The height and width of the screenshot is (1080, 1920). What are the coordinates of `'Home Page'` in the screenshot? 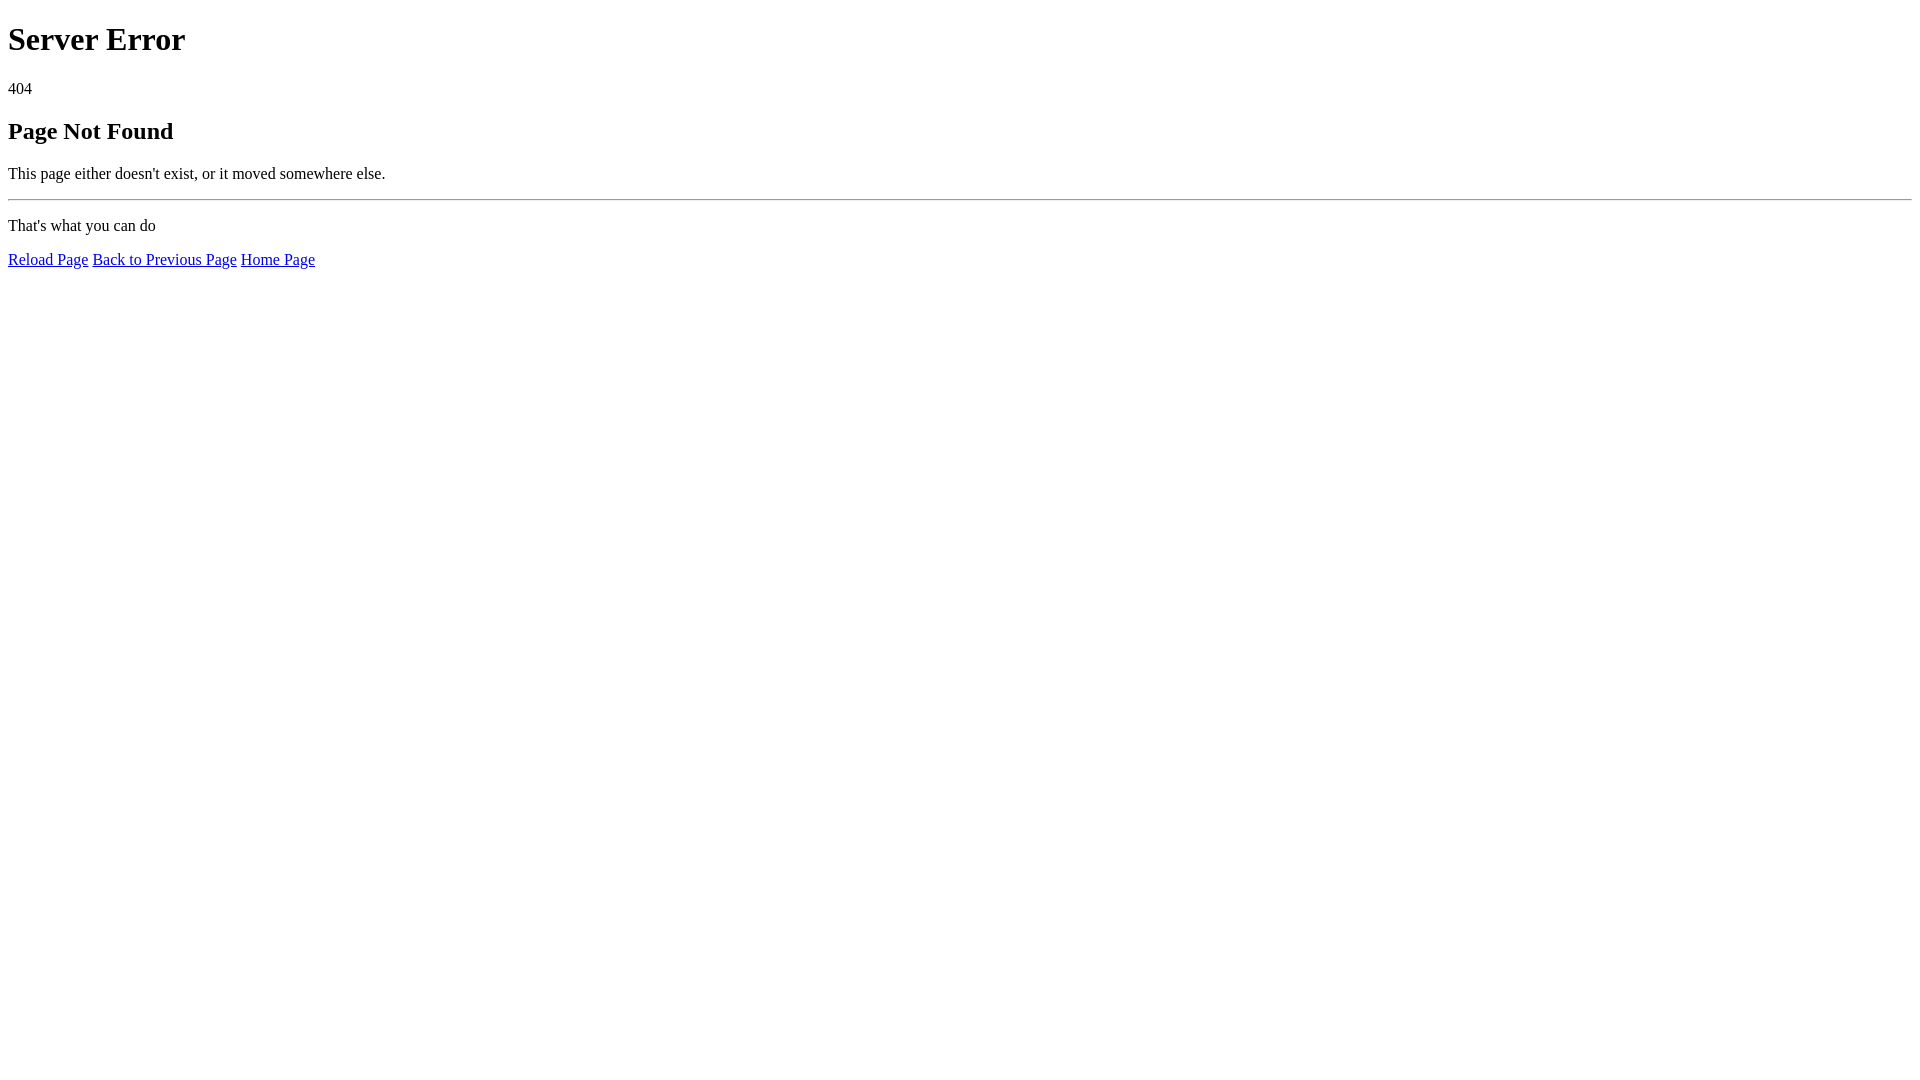 It's located at (277, 258).